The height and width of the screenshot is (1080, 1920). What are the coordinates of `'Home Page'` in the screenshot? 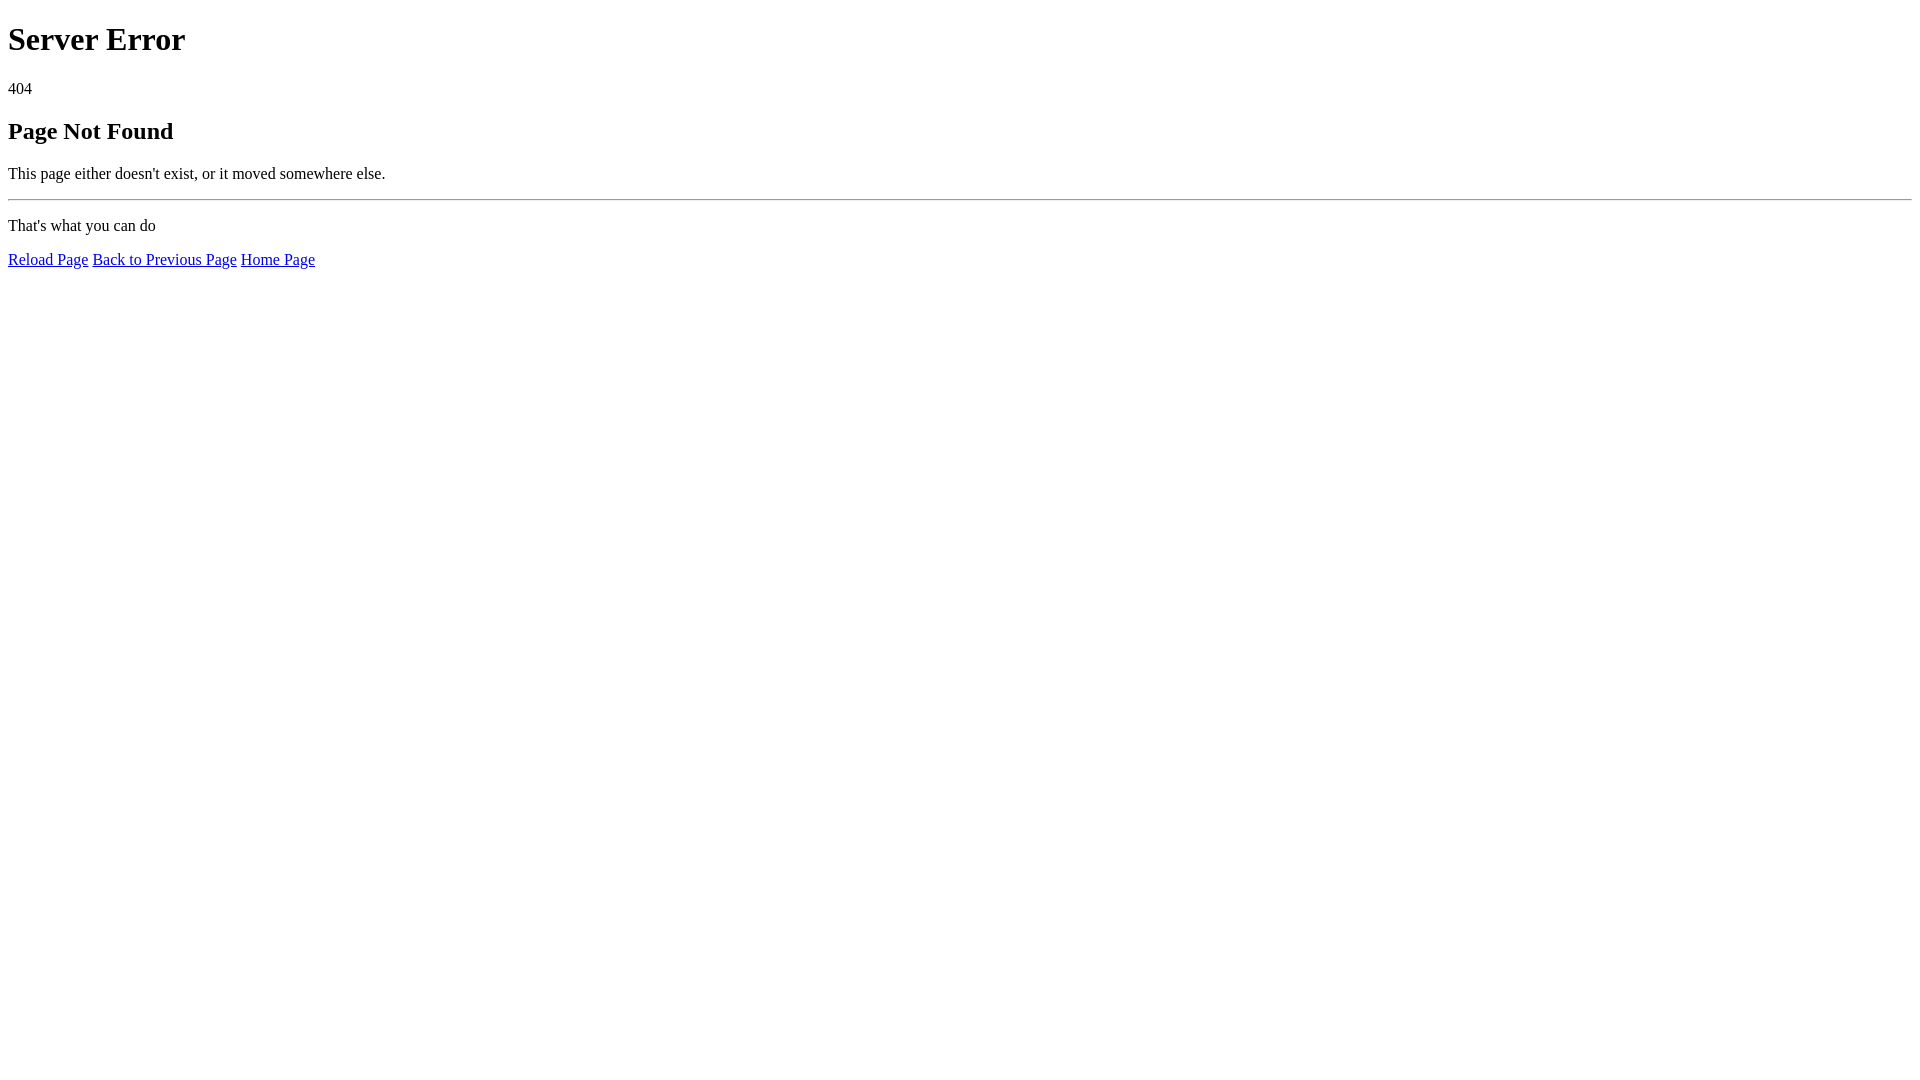 It's located at (277, 258).